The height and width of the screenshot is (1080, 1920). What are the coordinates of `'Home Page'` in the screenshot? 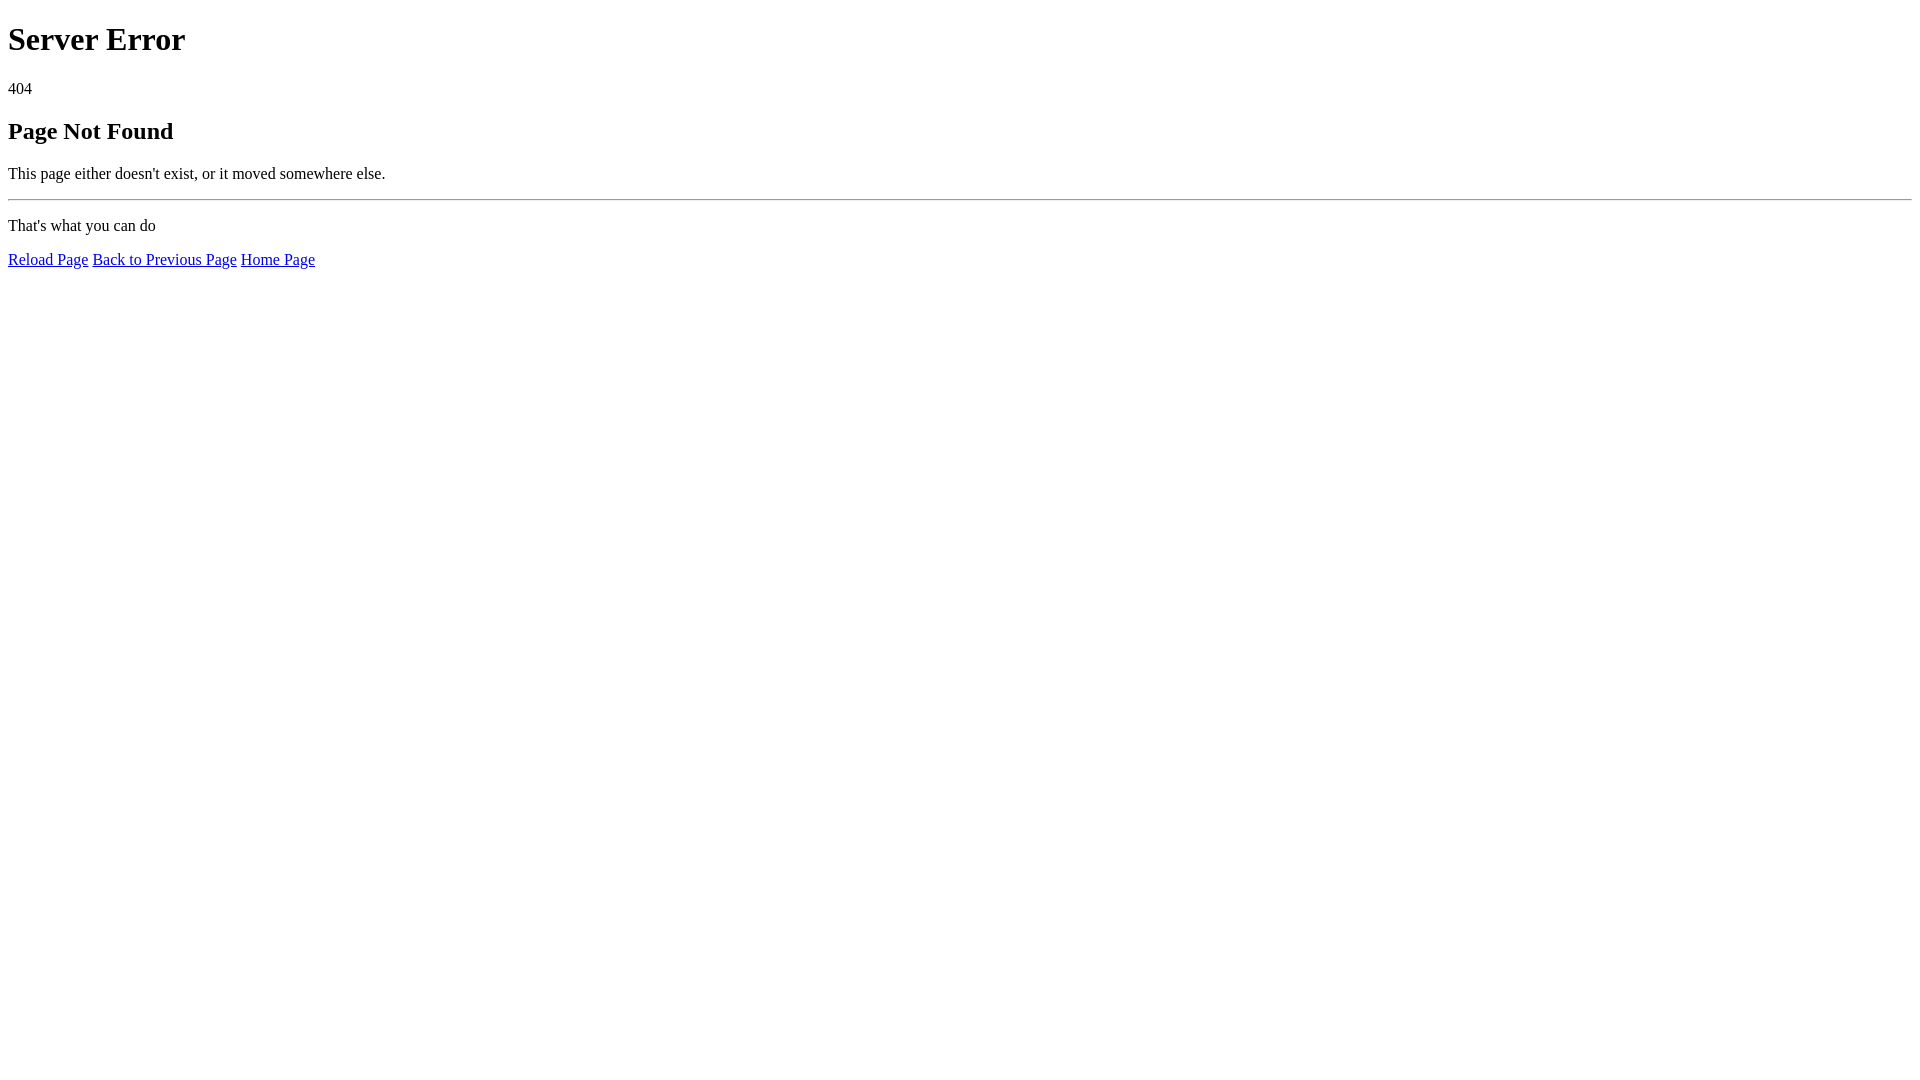 It's located at (277, 258).